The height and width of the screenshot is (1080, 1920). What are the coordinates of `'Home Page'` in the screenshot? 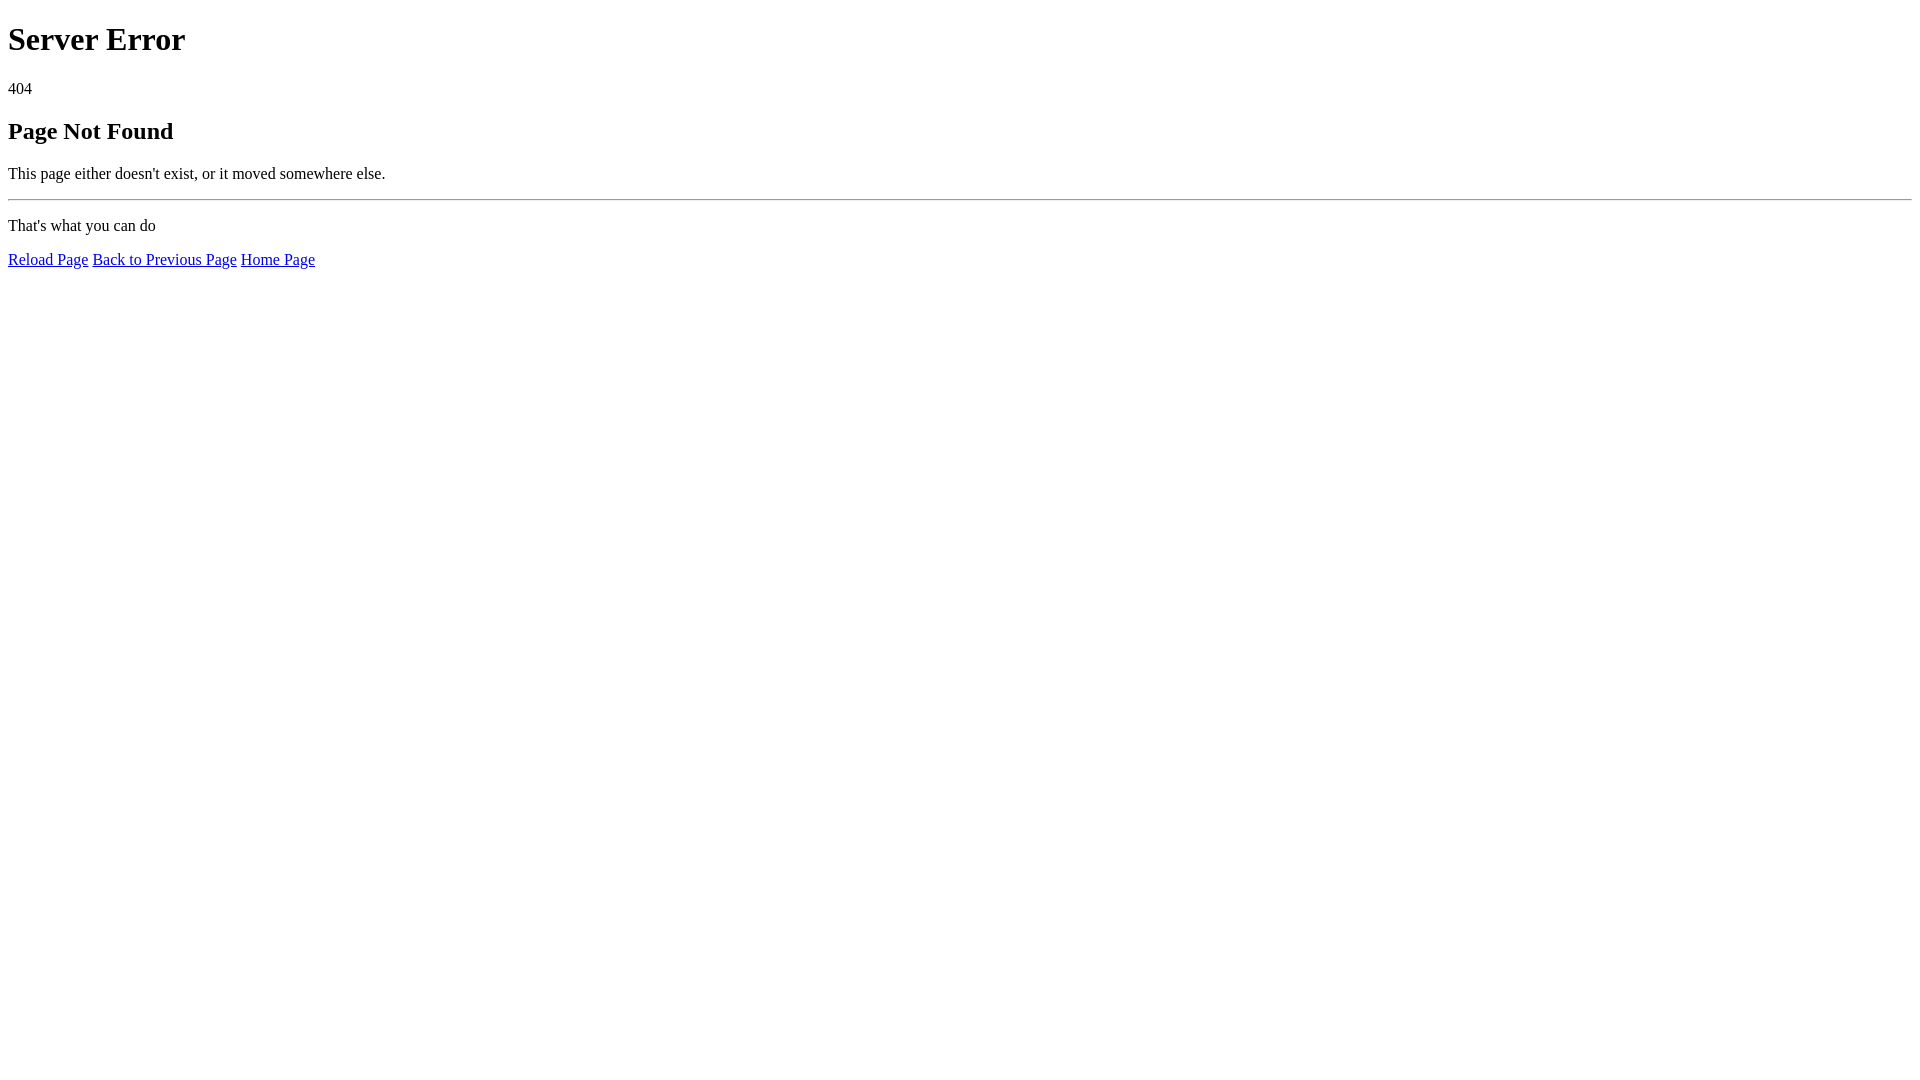 It's located at (277, 258).